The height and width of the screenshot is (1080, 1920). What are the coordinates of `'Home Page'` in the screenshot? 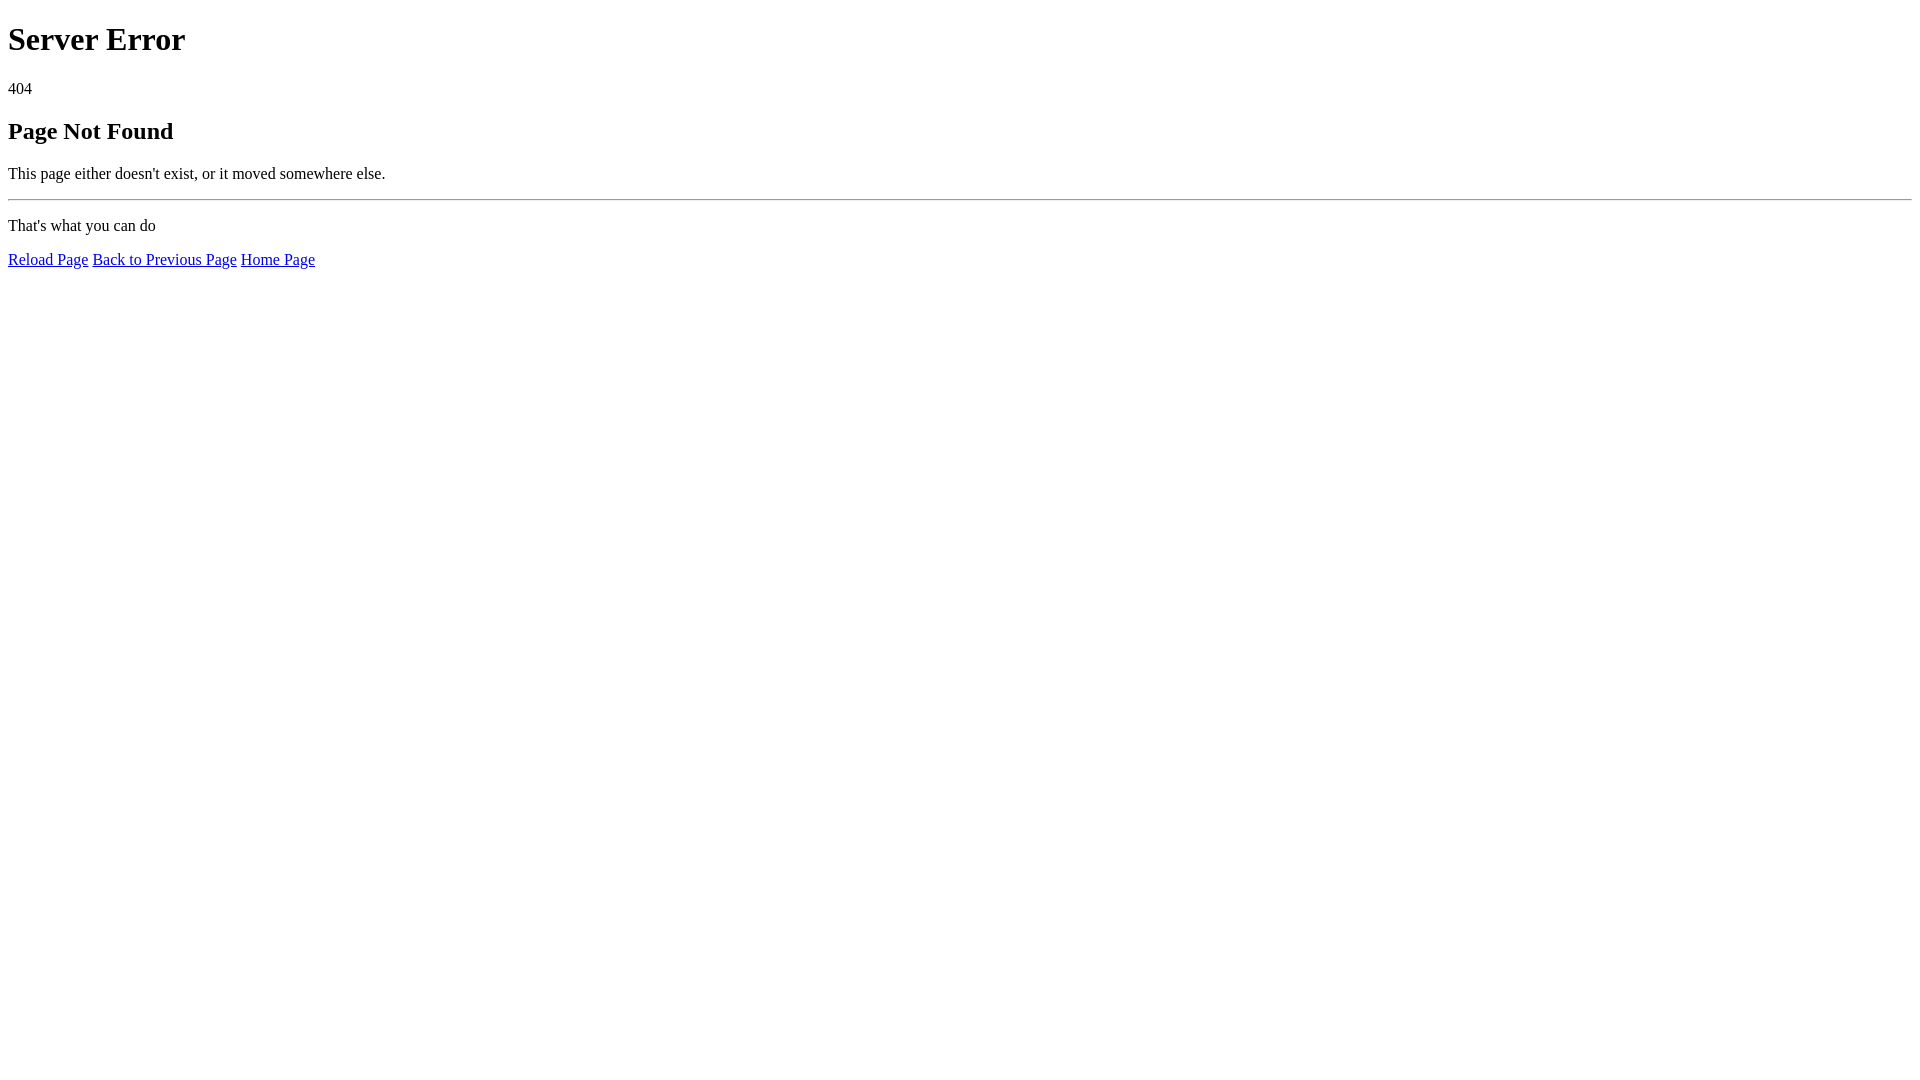 It's located at (277, 258).